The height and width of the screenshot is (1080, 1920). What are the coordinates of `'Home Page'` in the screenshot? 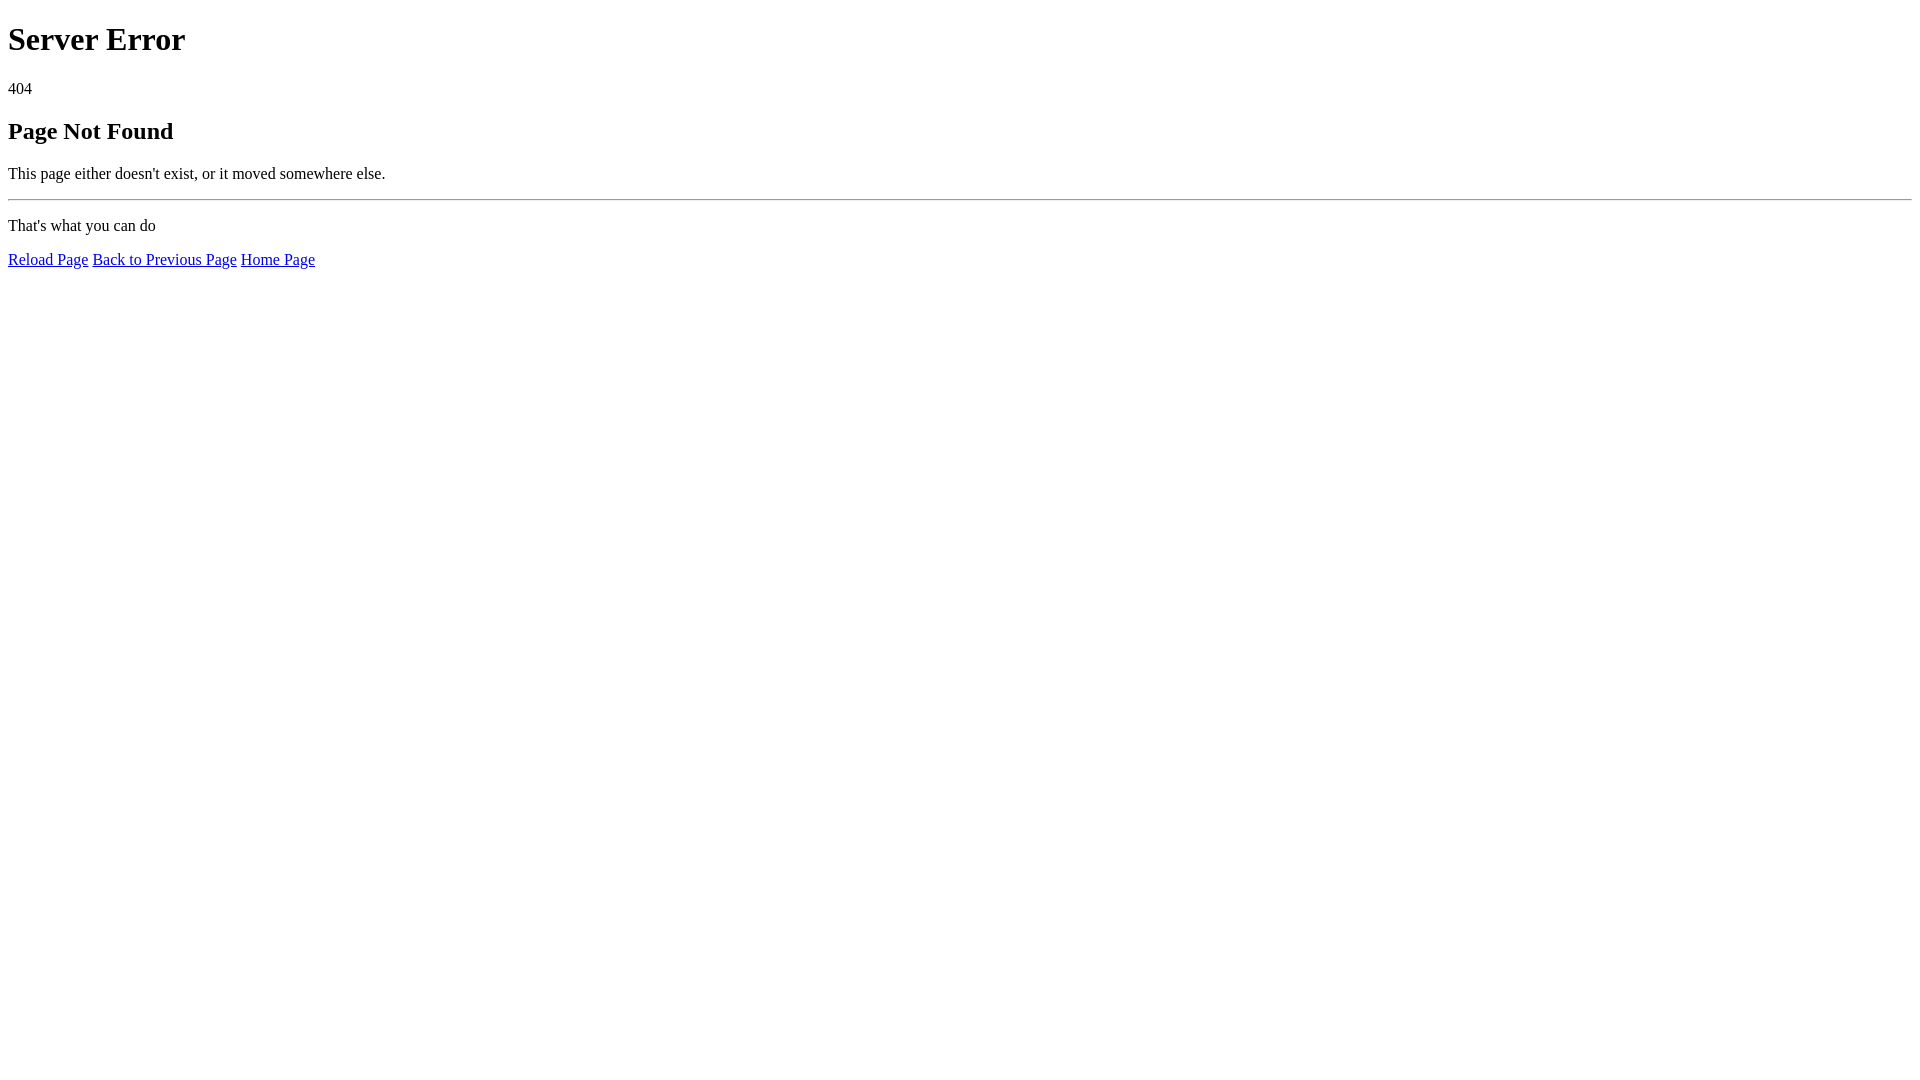 It's located at (277, 258).